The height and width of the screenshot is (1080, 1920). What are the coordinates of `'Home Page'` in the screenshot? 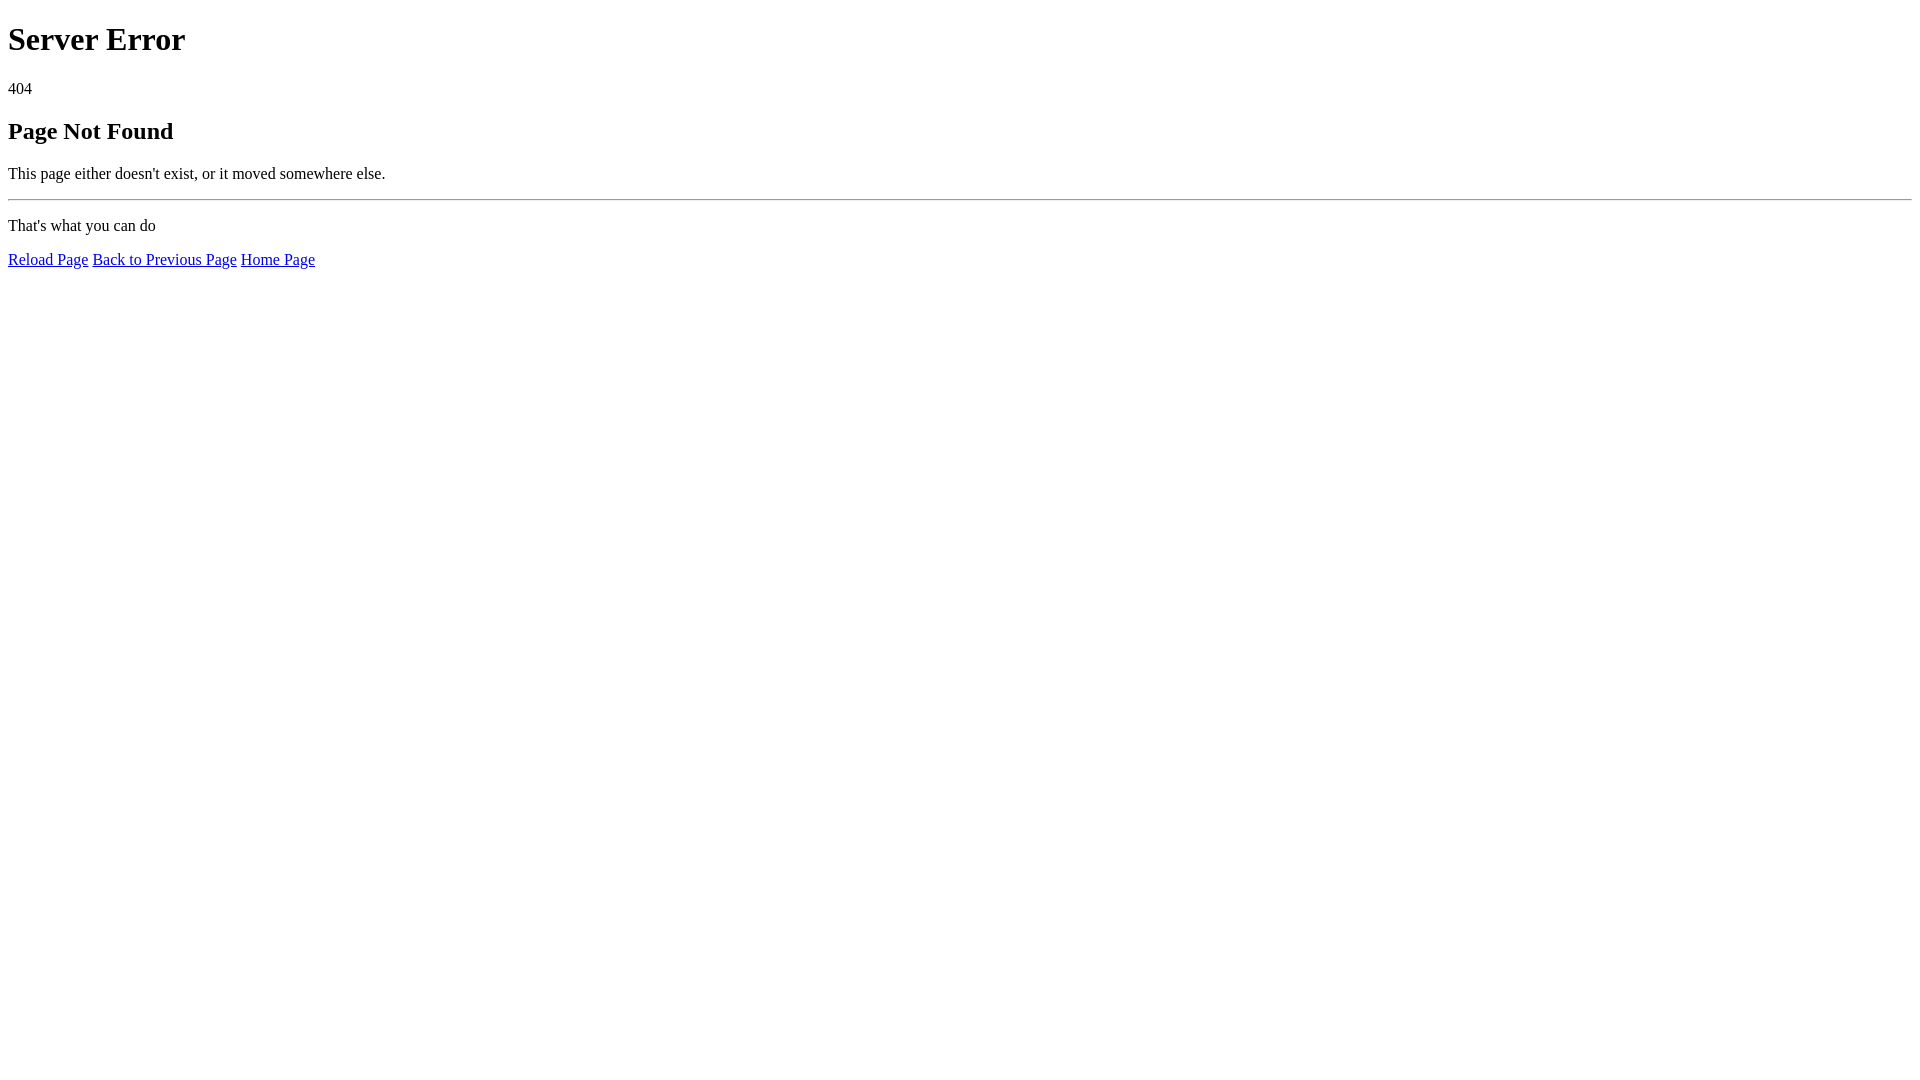 It's located at (277, 258).